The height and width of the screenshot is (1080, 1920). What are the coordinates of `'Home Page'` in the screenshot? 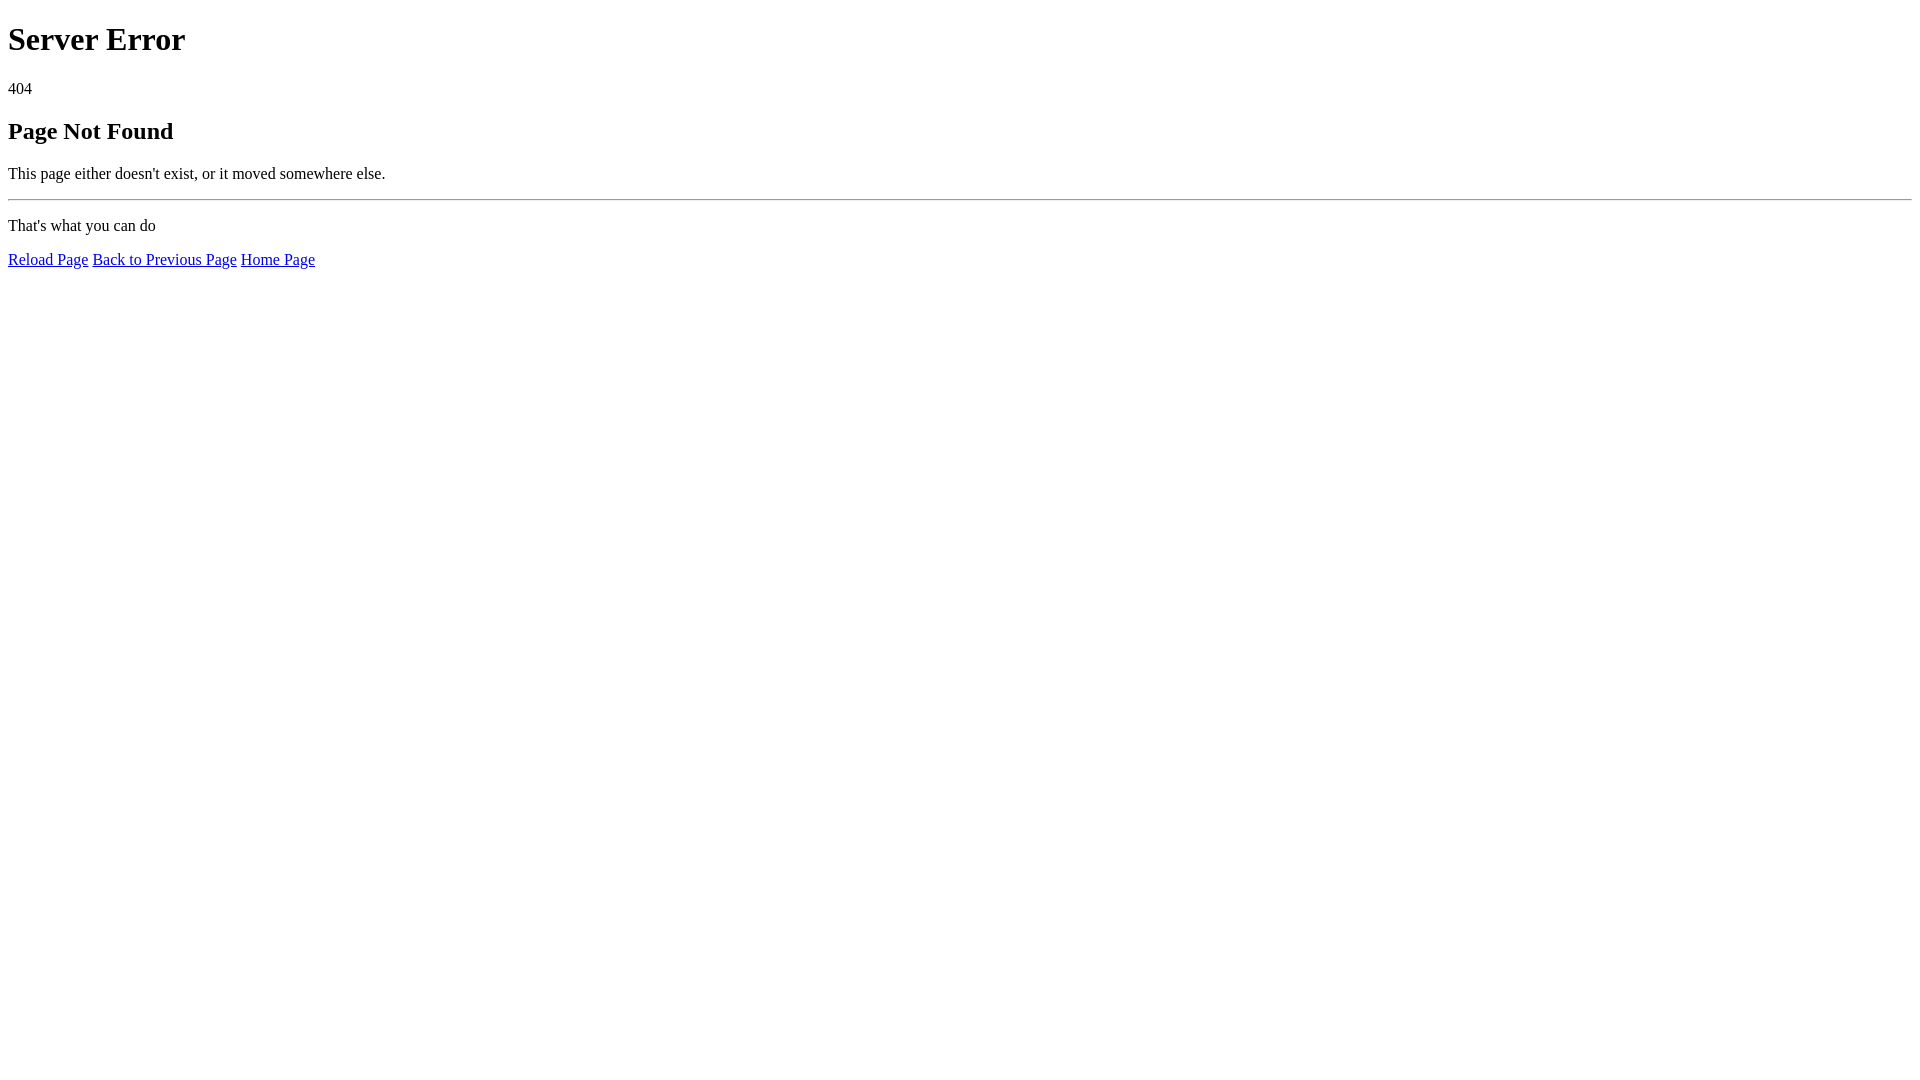 It's located at (277, 258).